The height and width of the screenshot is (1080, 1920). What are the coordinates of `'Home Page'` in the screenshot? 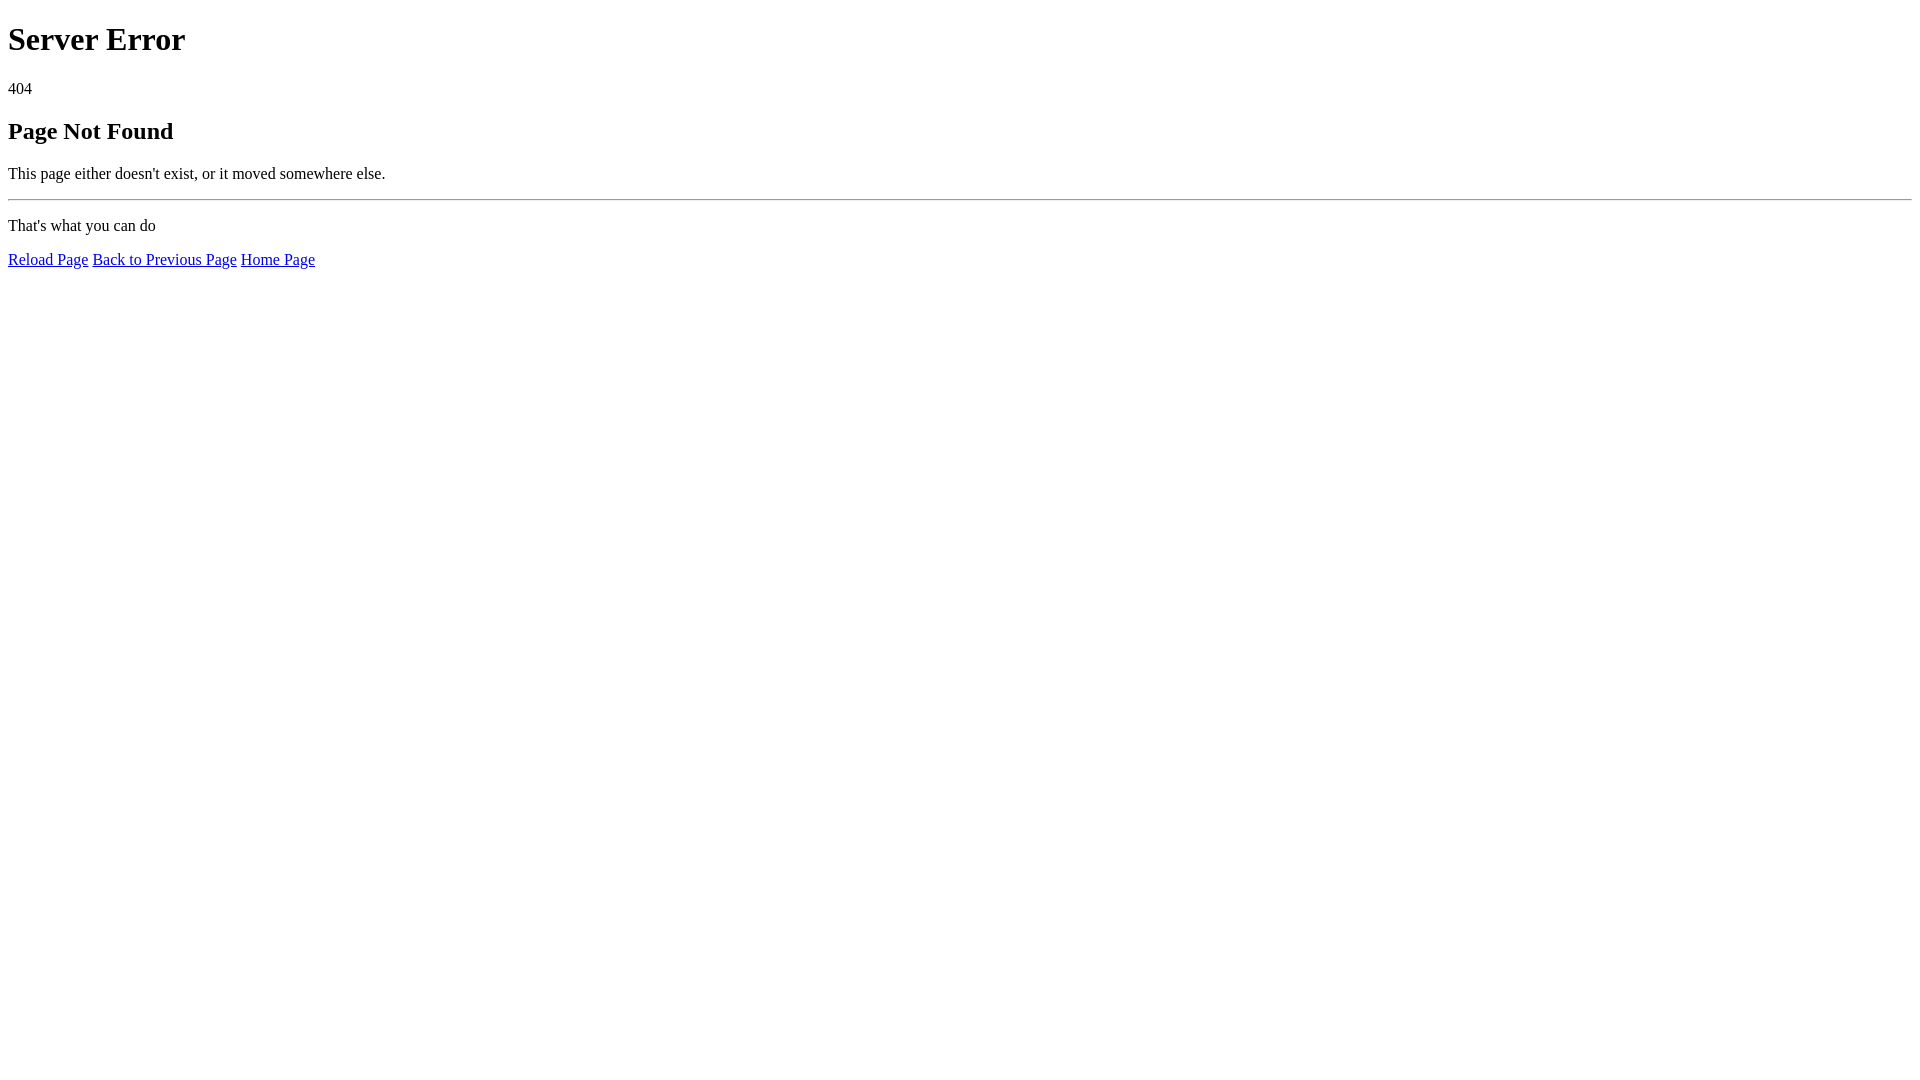 It's located at (277, 258).